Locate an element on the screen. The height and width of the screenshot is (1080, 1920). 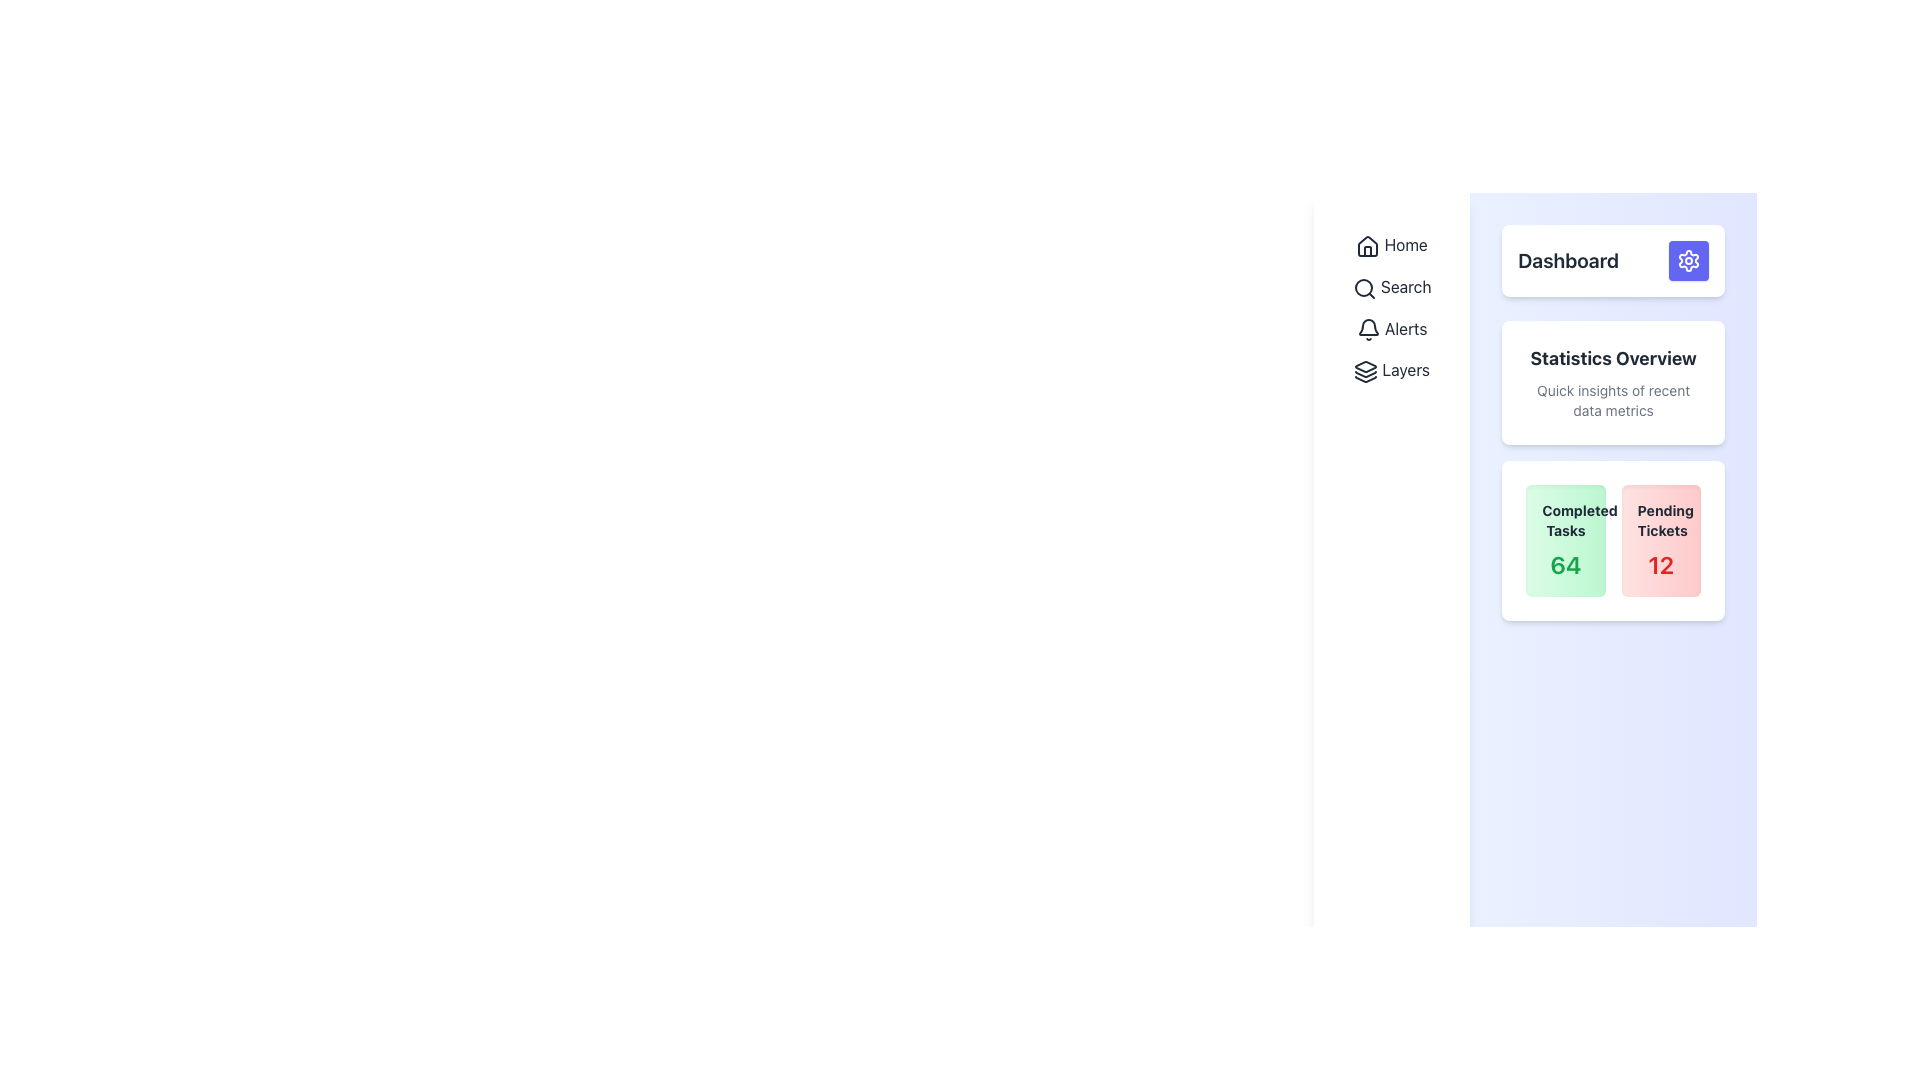
the 'Dashboard' component, which features a bold title text and a gear-shaped icon is located at coordinates (1613, 260).